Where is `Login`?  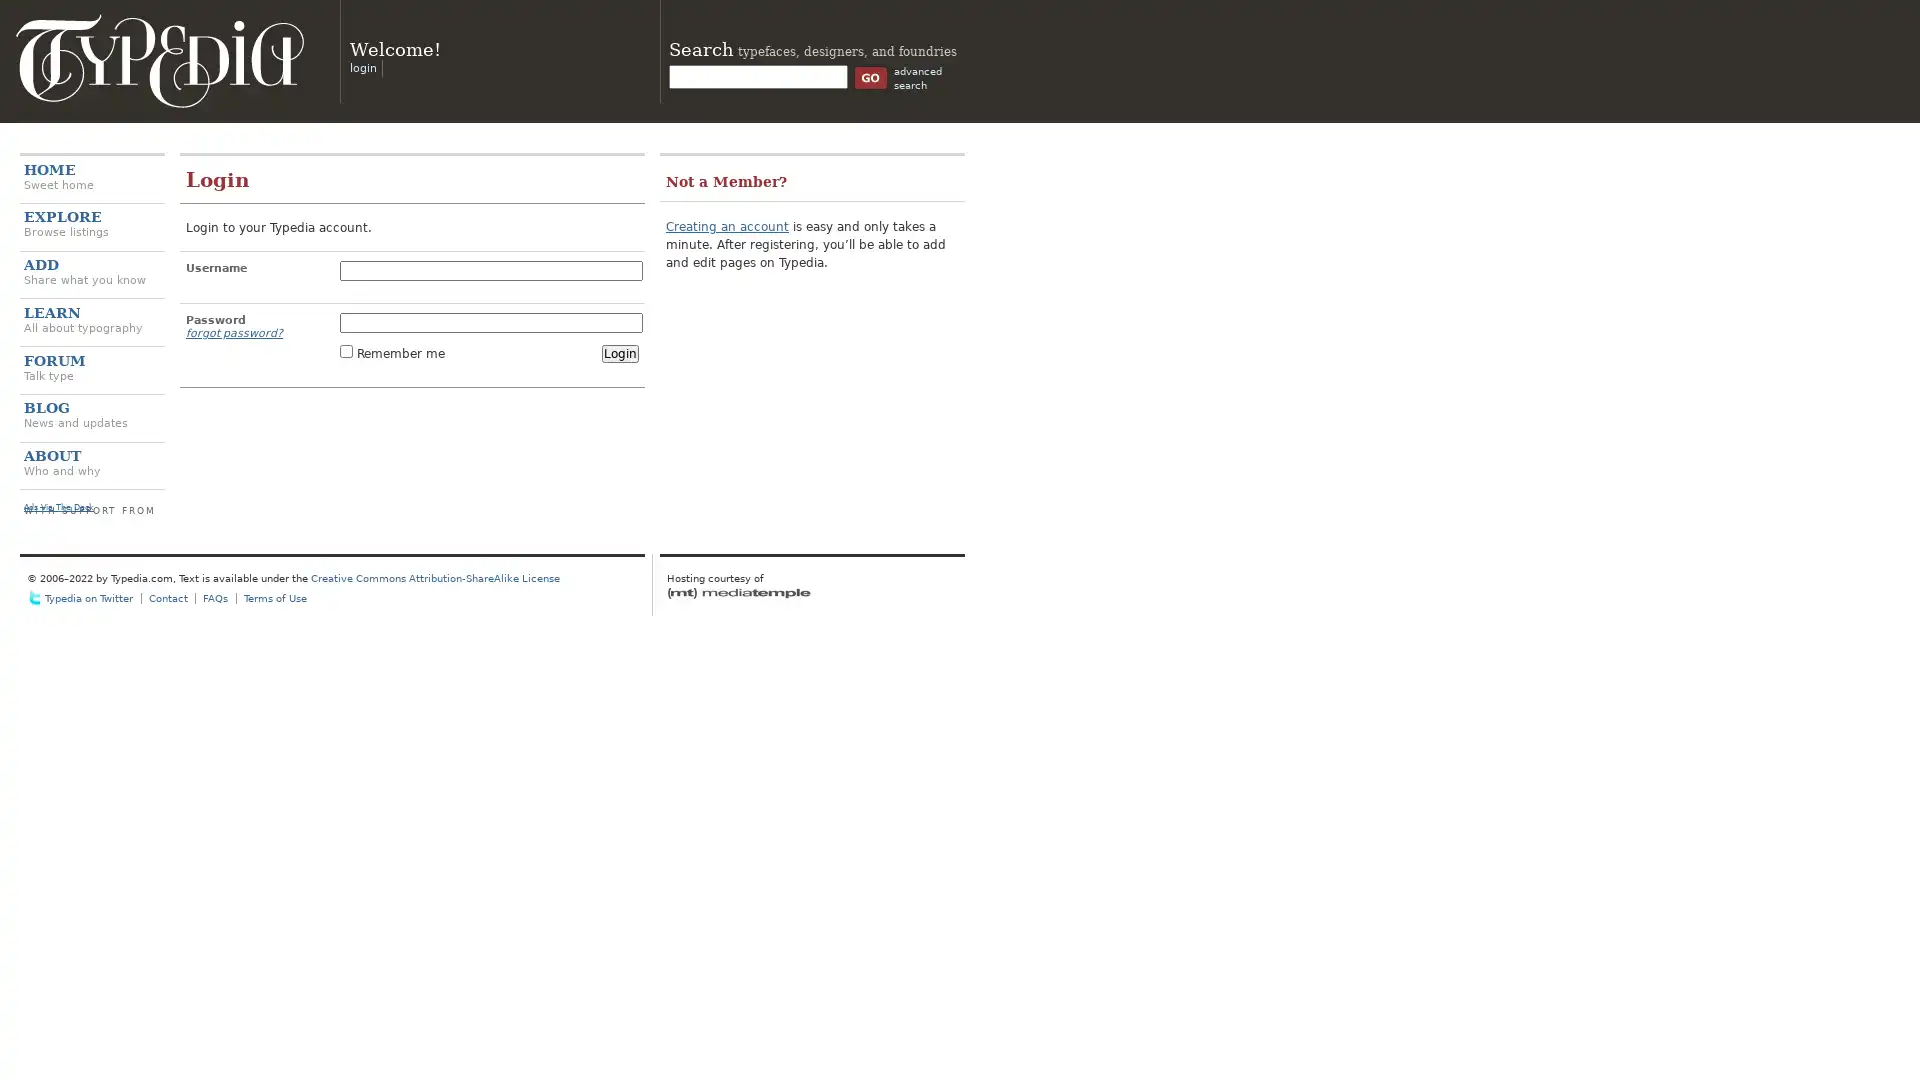 Login is located at coordinates (619, 352).